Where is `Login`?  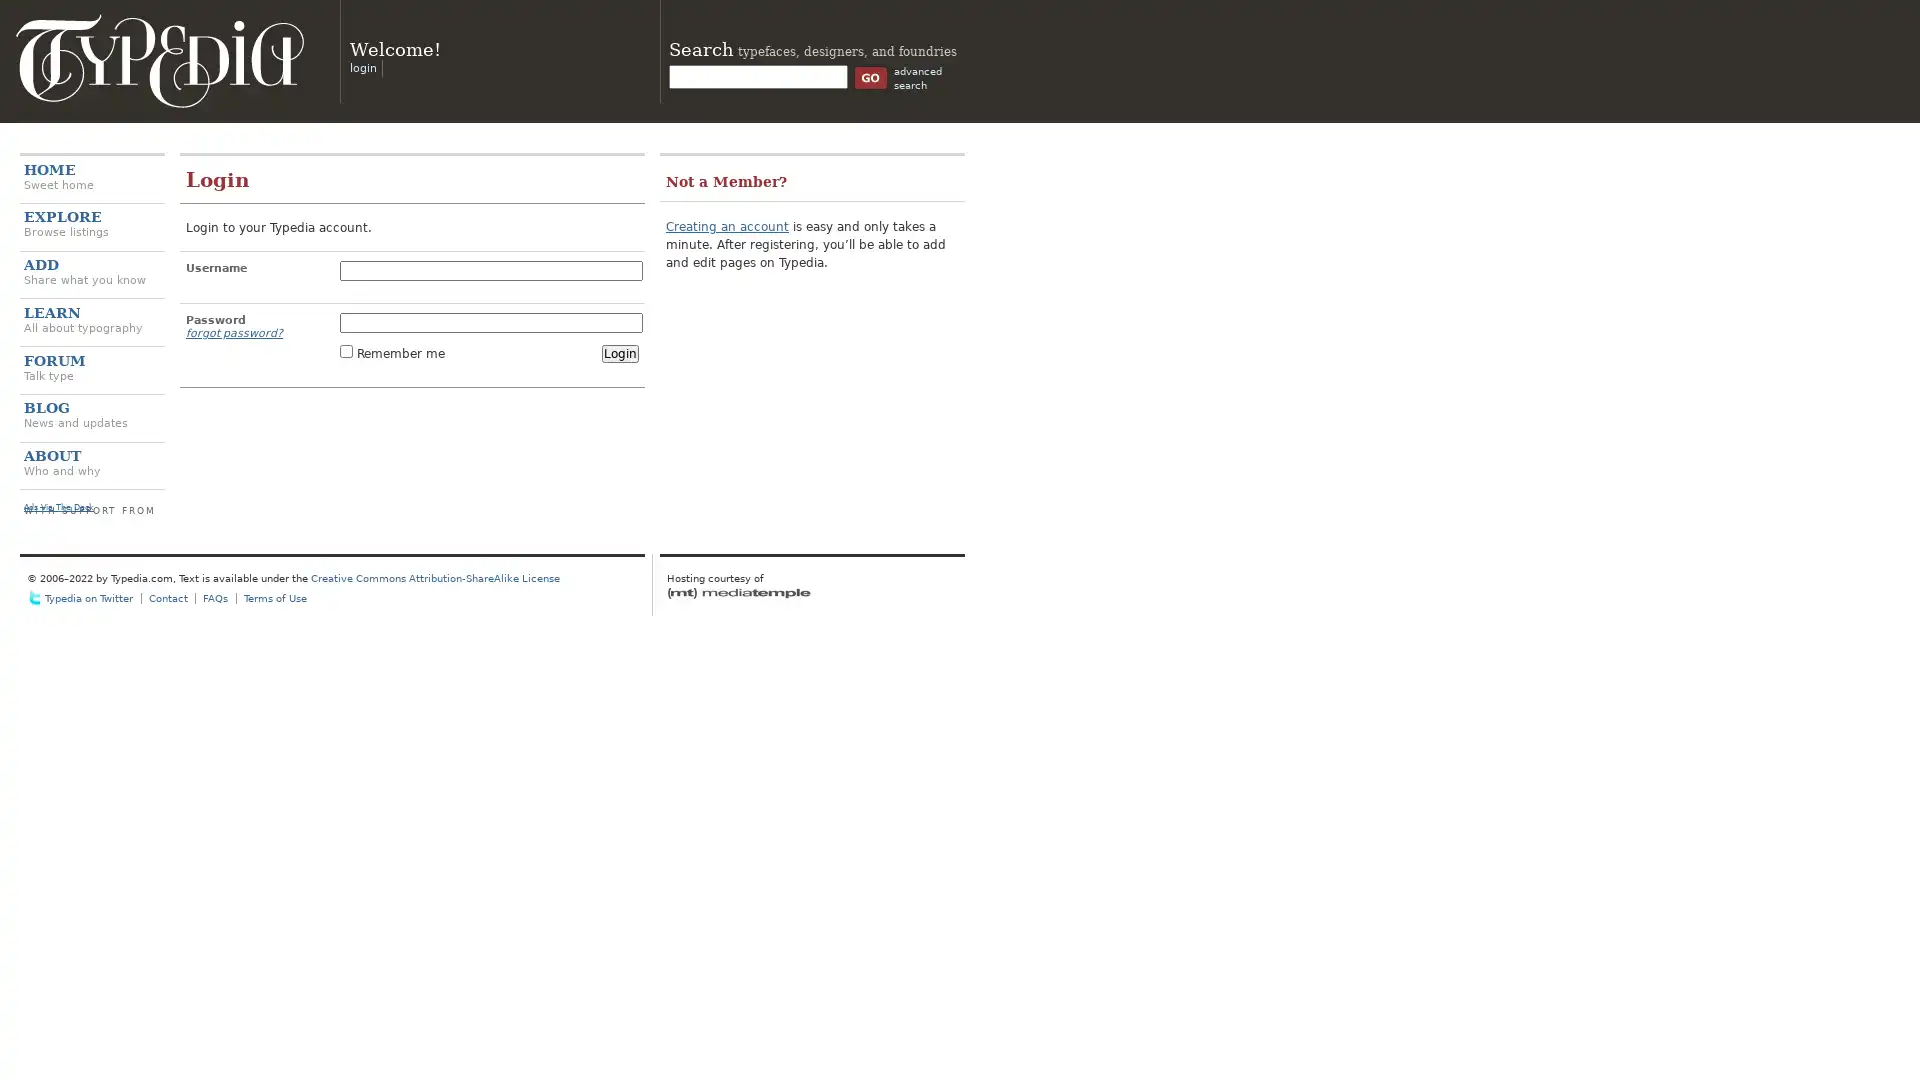 Login is located at coordinates (619, 352).